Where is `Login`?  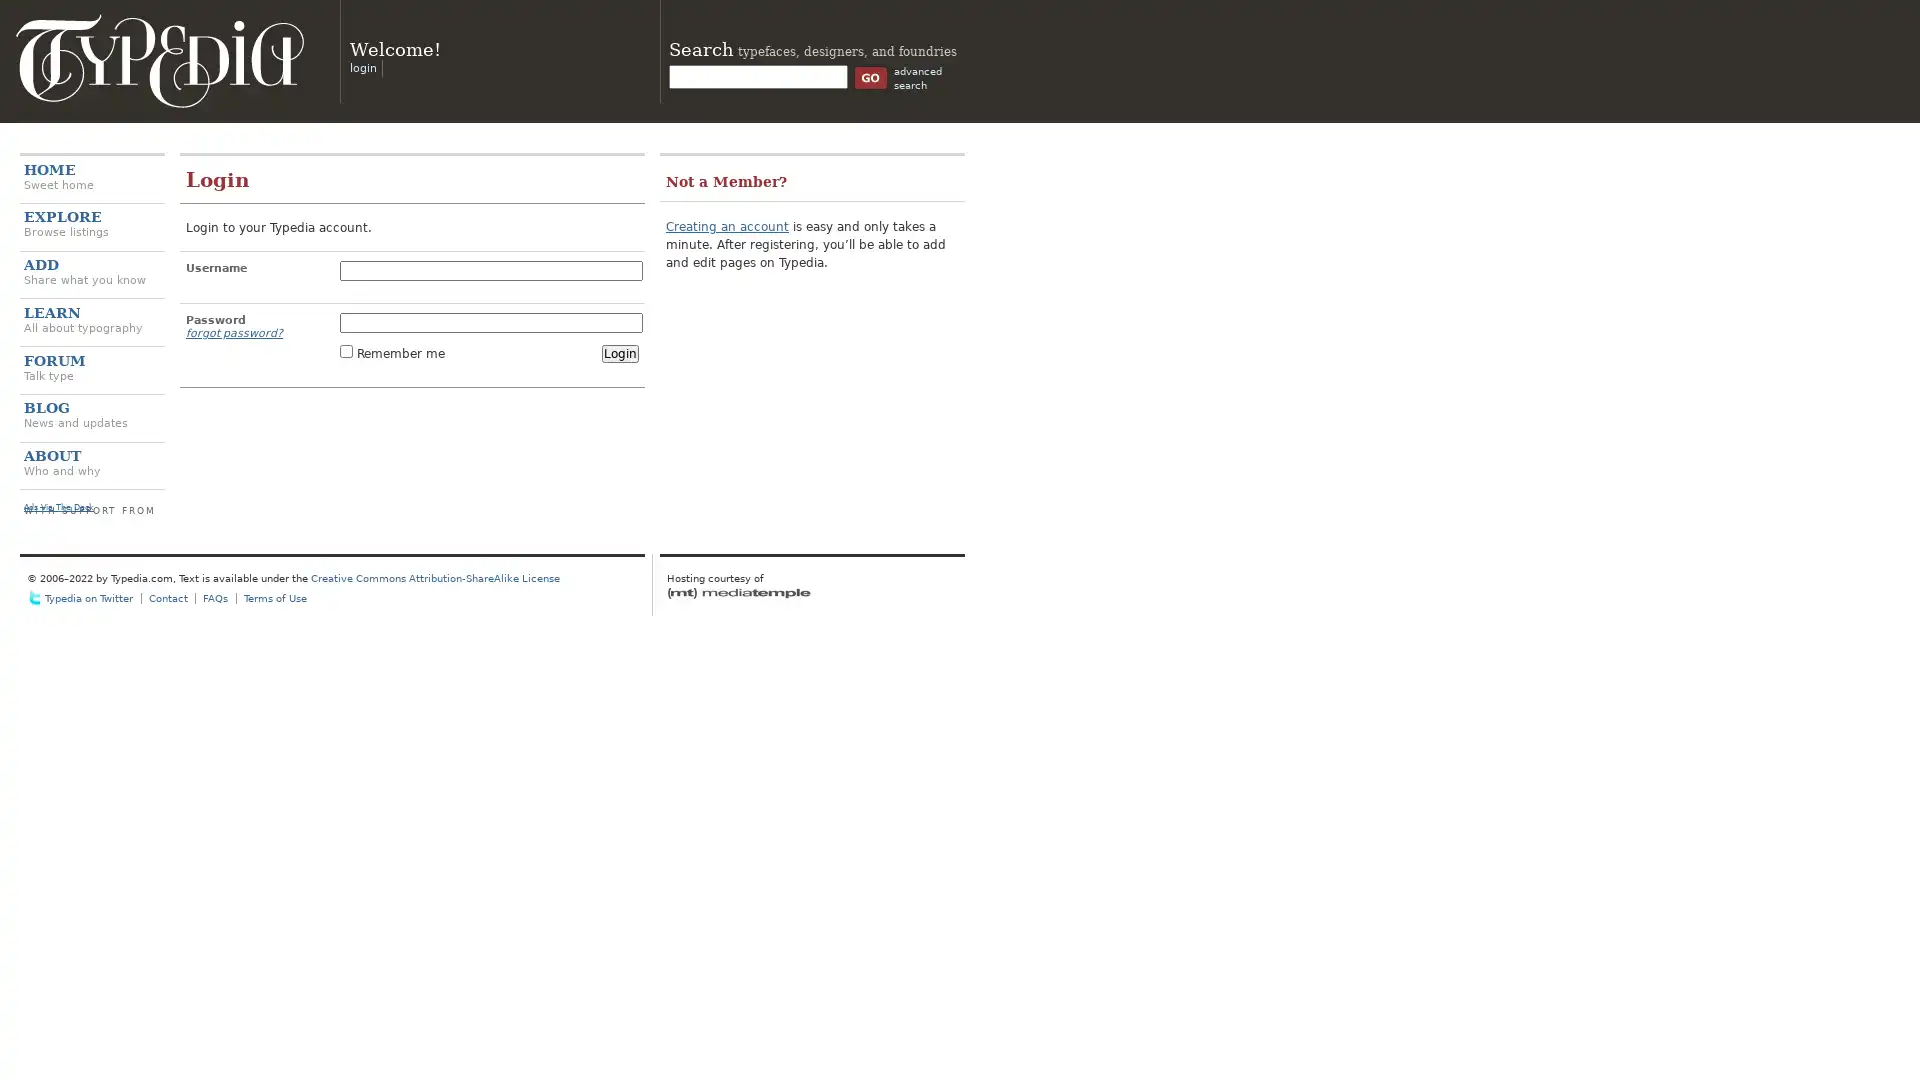 Login is located at coordinates (619, 352).